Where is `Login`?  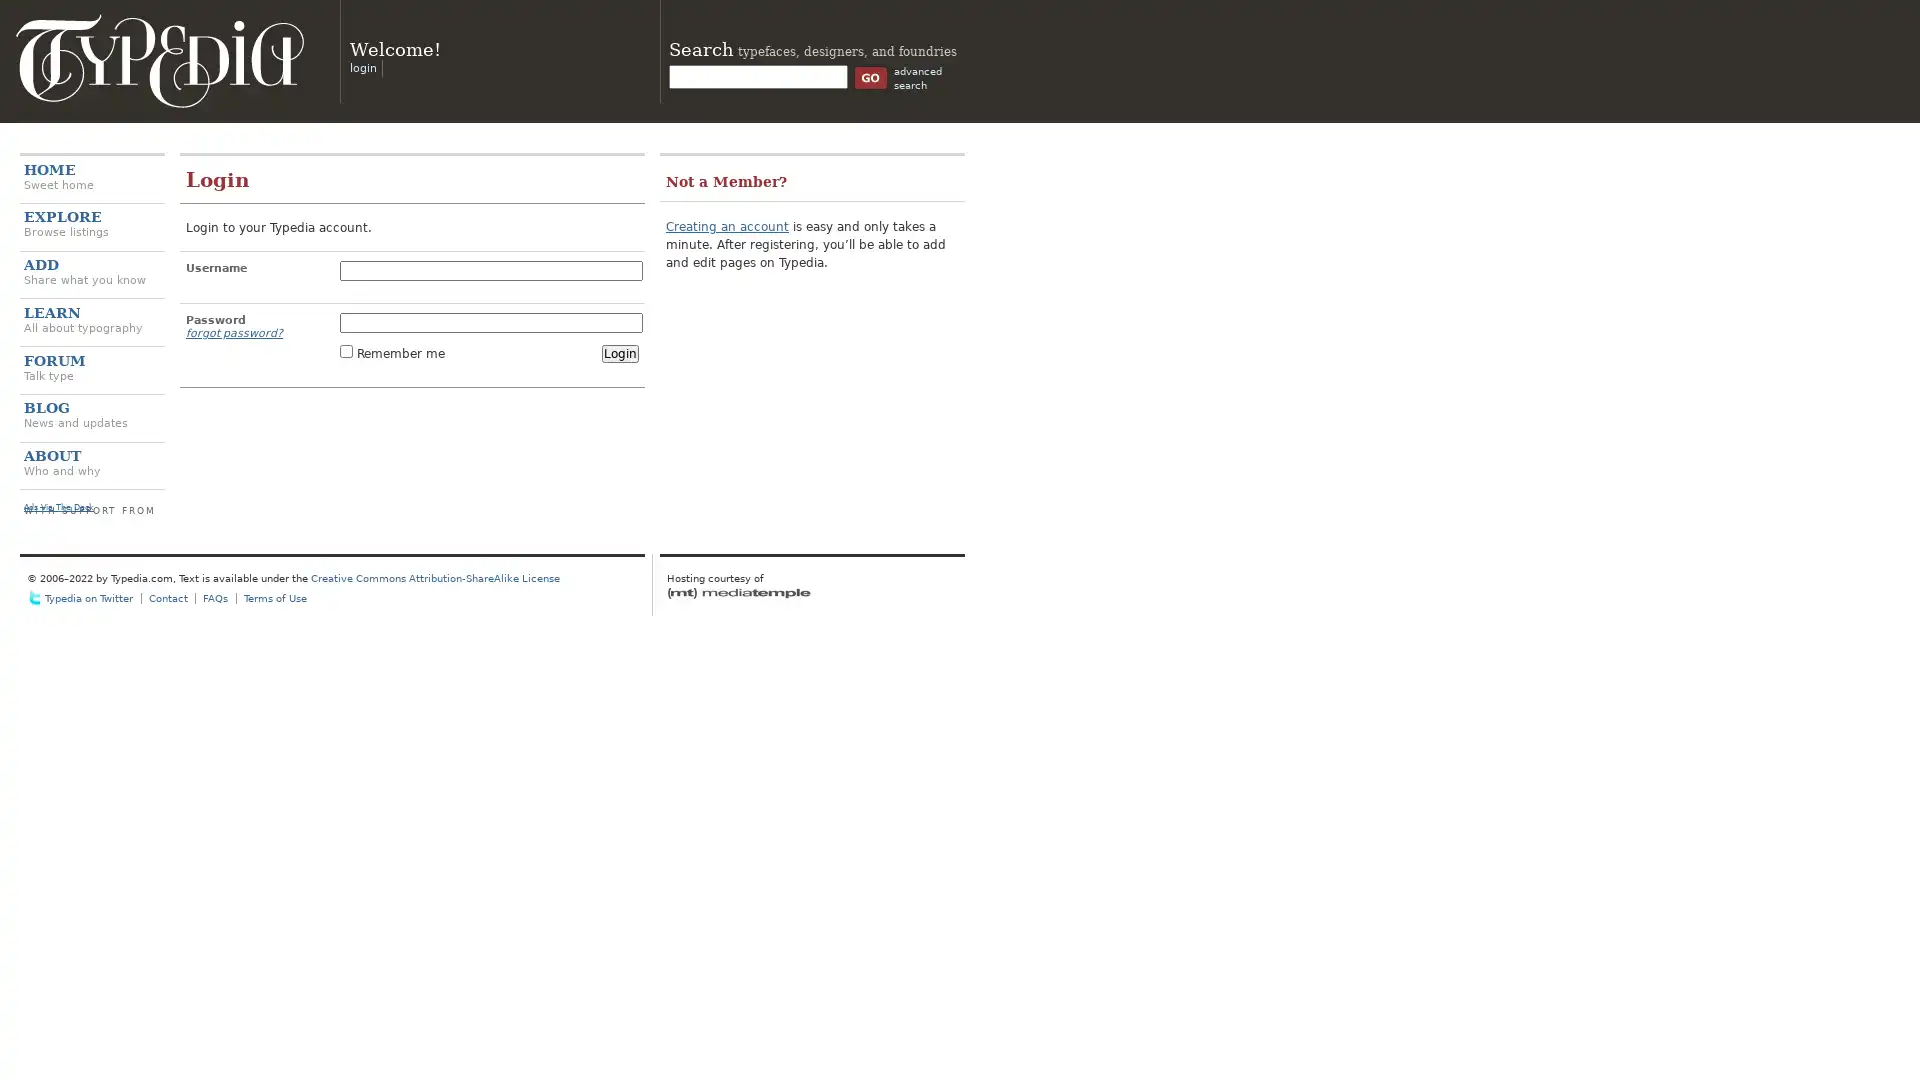 Login is located at coordinates (619, 352).